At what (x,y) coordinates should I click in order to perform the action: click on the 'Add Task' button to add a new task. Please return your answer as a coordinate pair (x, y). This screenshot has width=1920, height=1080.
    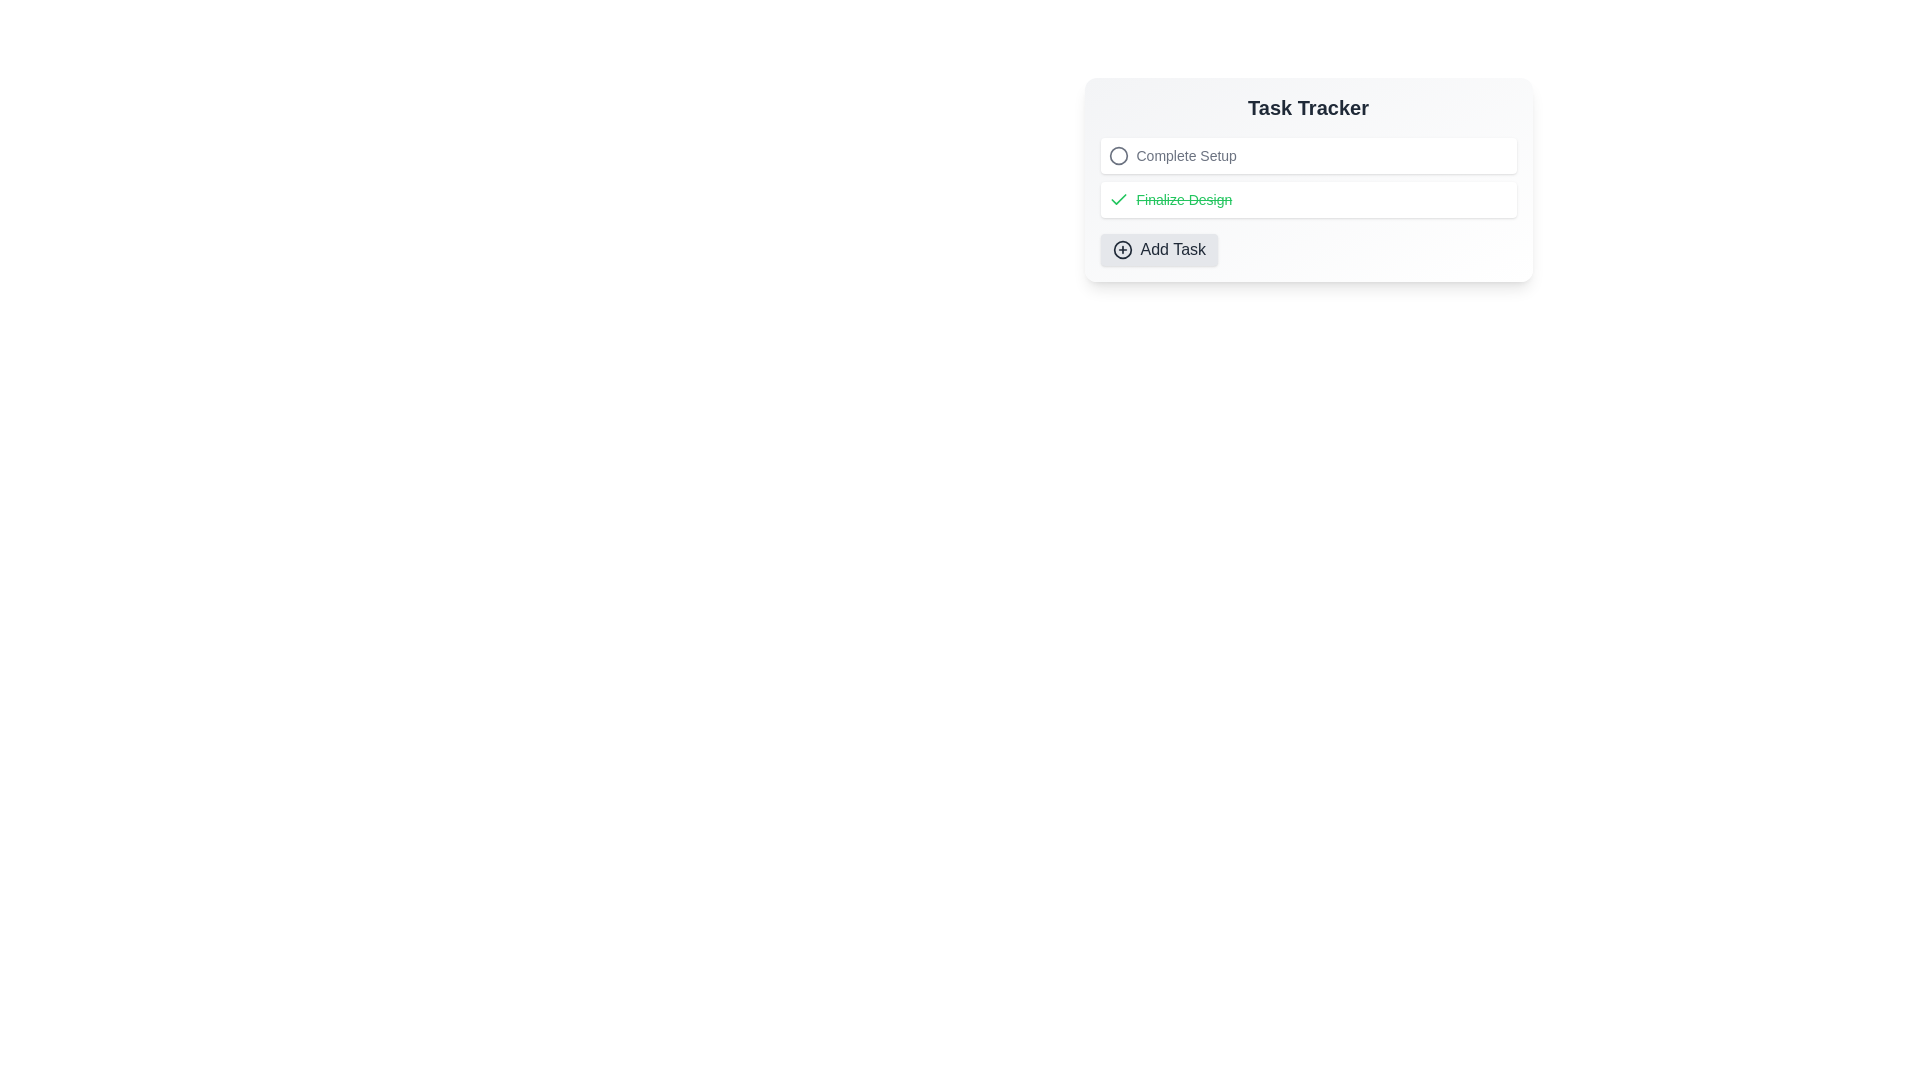
    Looking at the image, I should click on (1158, 249).